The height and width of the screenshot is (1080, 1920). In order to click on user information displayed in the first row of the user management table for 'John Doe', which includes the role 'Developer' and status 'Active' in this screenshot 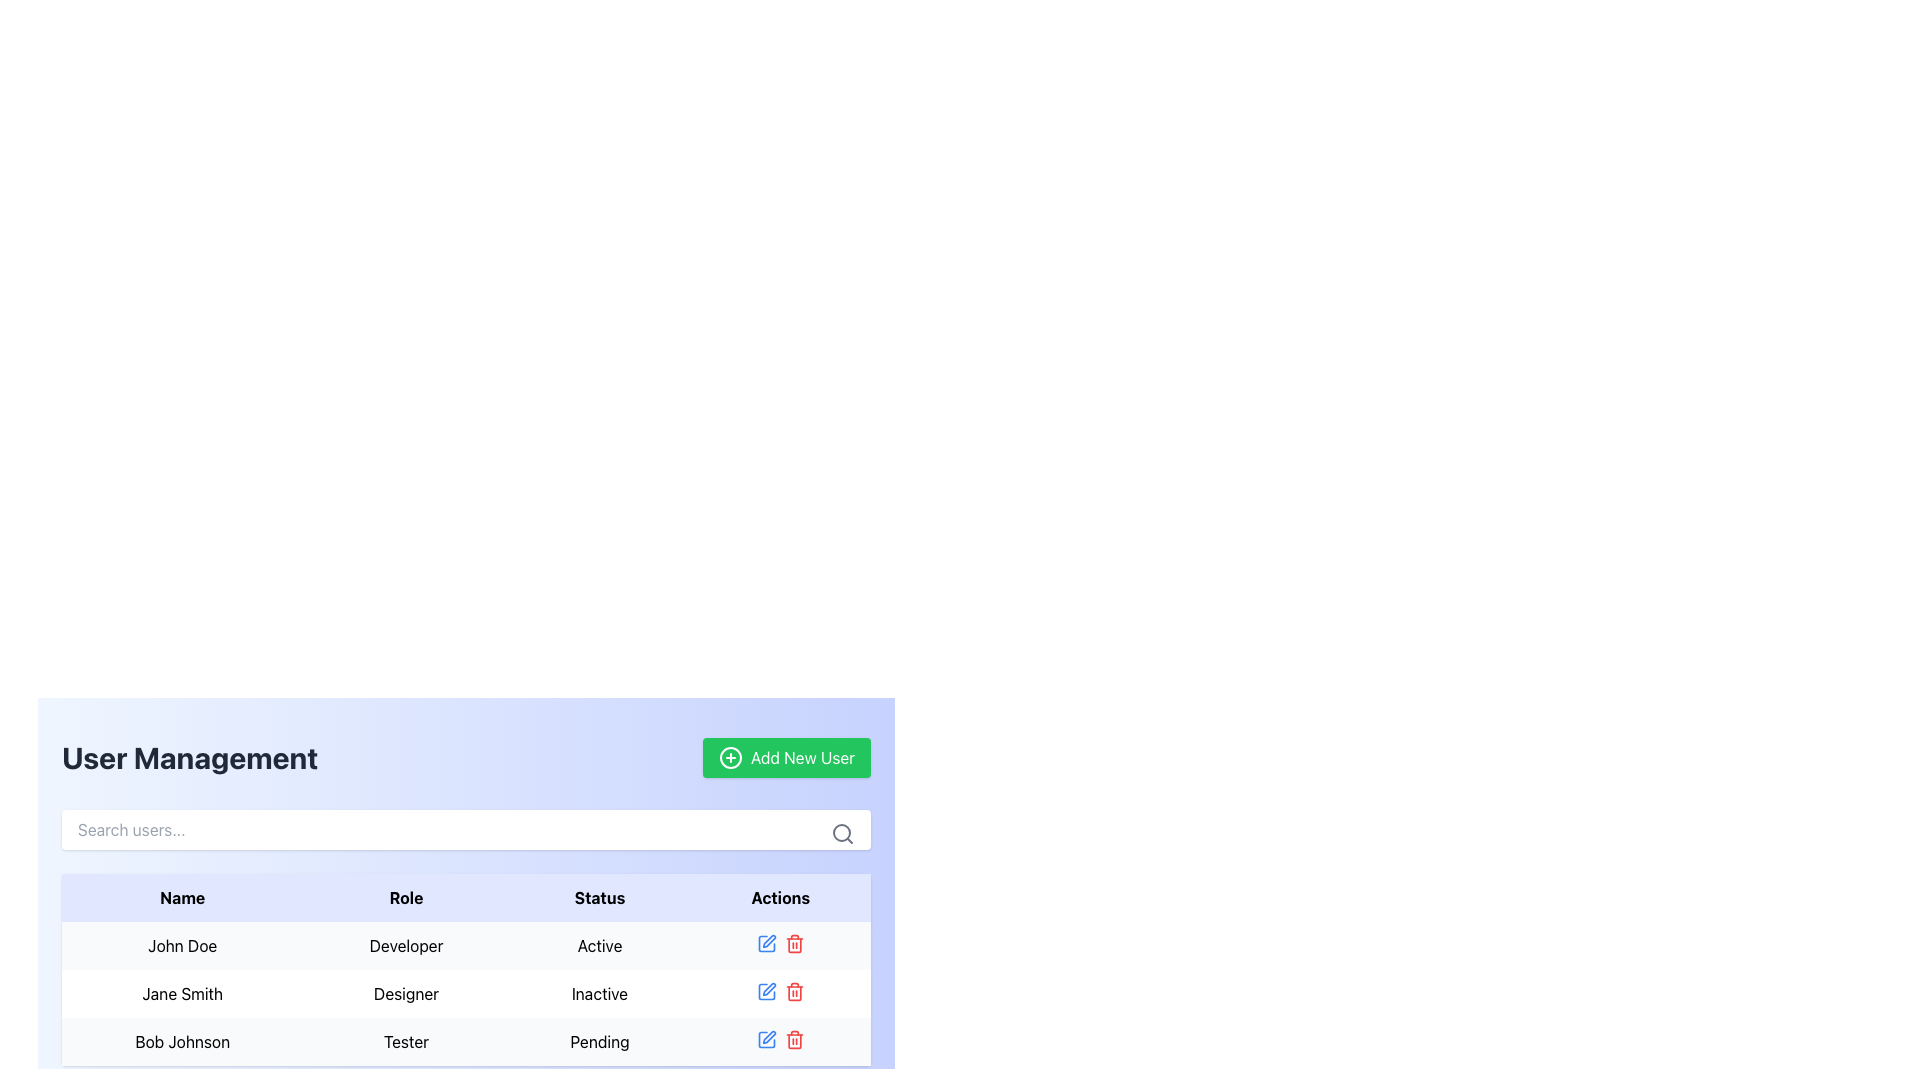, I will do `click(465, 945)`.